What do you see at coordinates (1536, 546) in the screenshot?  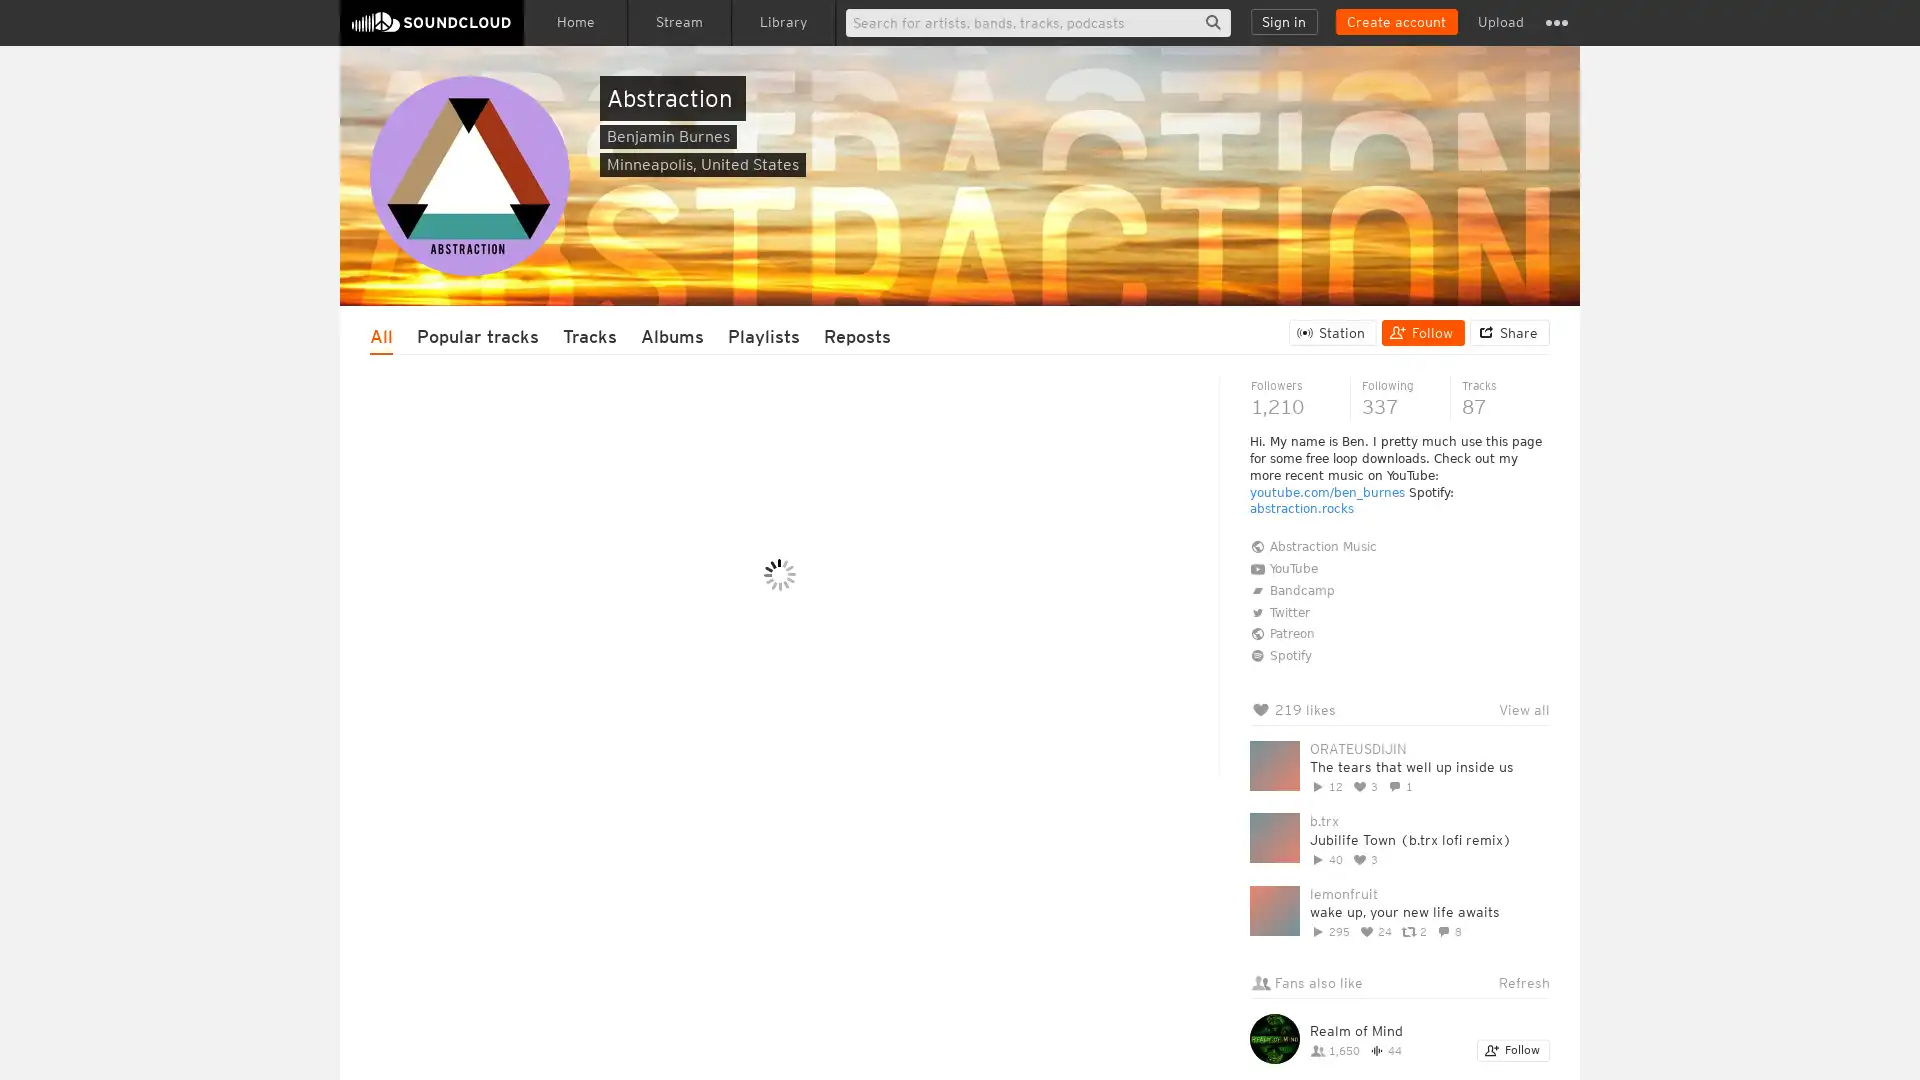 I see `Hide queue` at bounding box center [1536, 546].